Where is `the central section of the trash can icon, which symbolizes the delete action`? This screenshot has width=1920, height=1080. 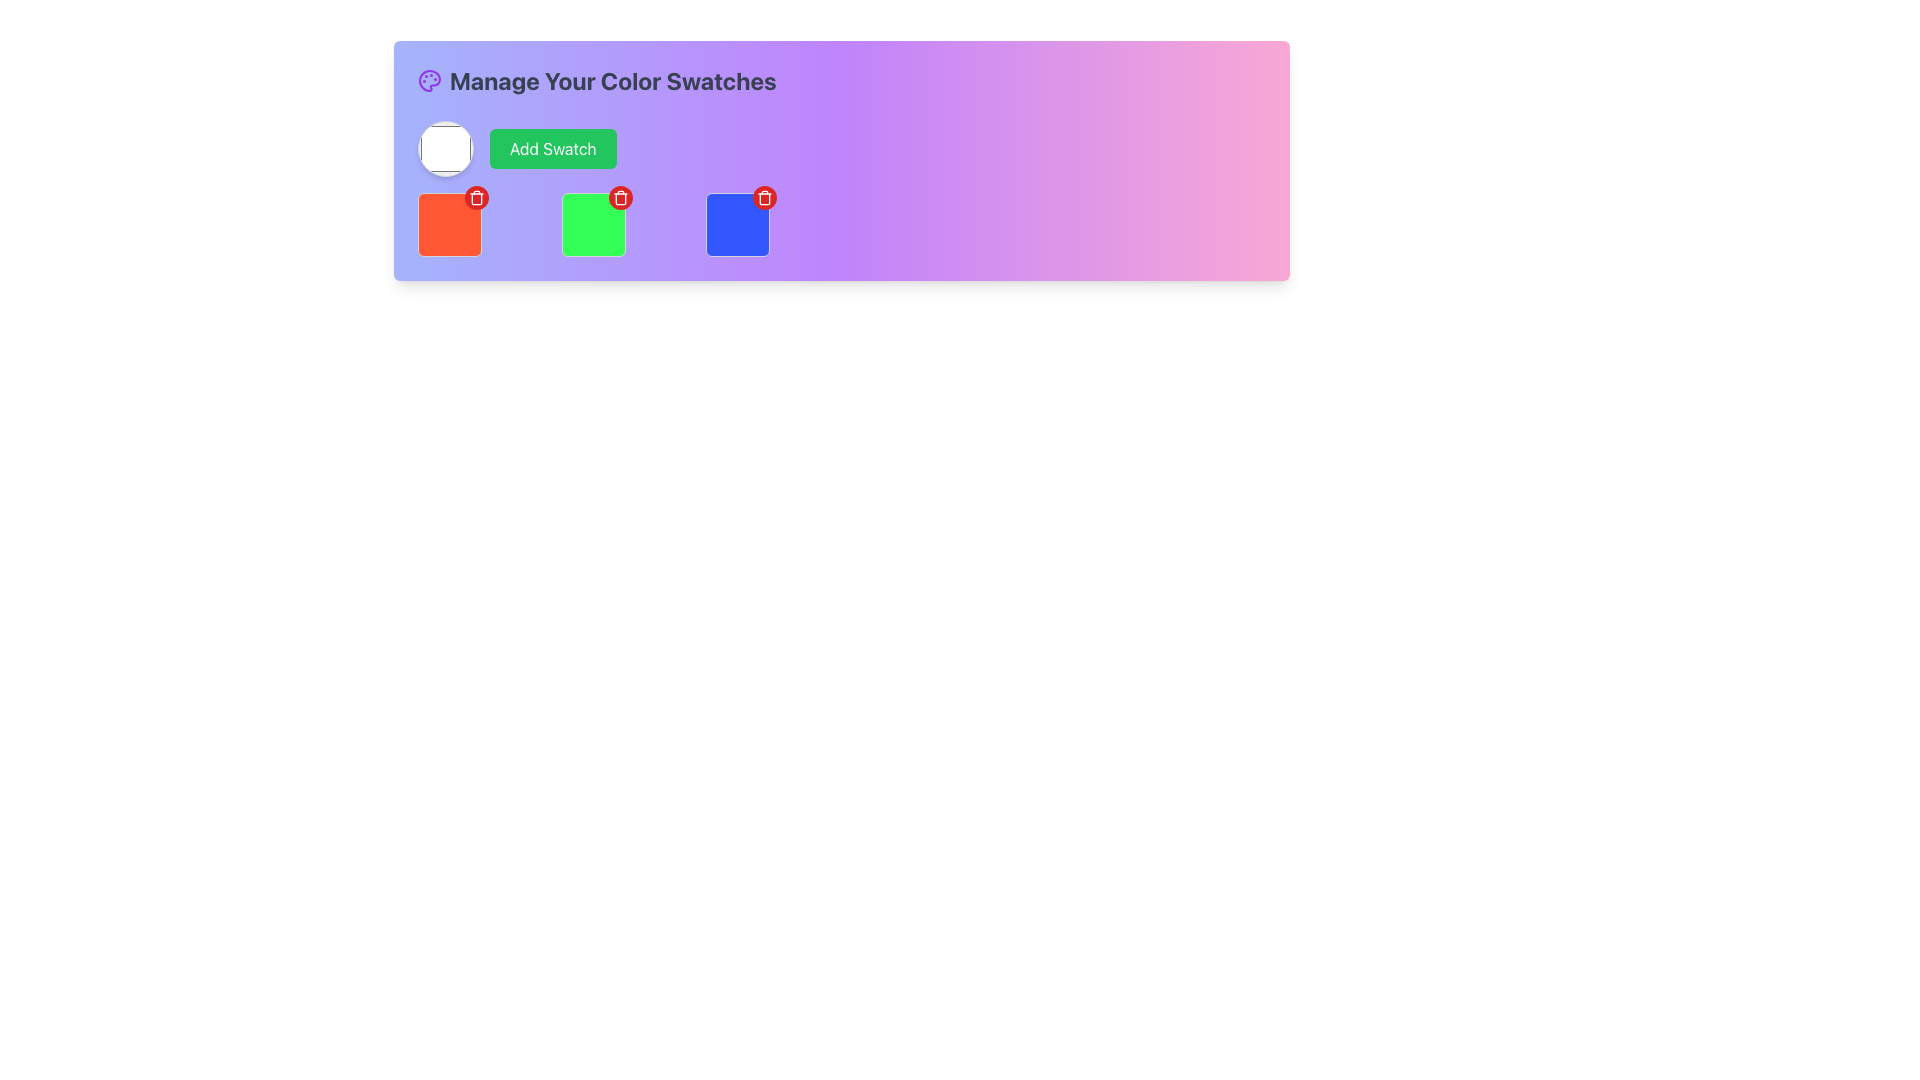
the central section of the trash can icon, which symbolizes the delete action is located at coordinates (619, 199).